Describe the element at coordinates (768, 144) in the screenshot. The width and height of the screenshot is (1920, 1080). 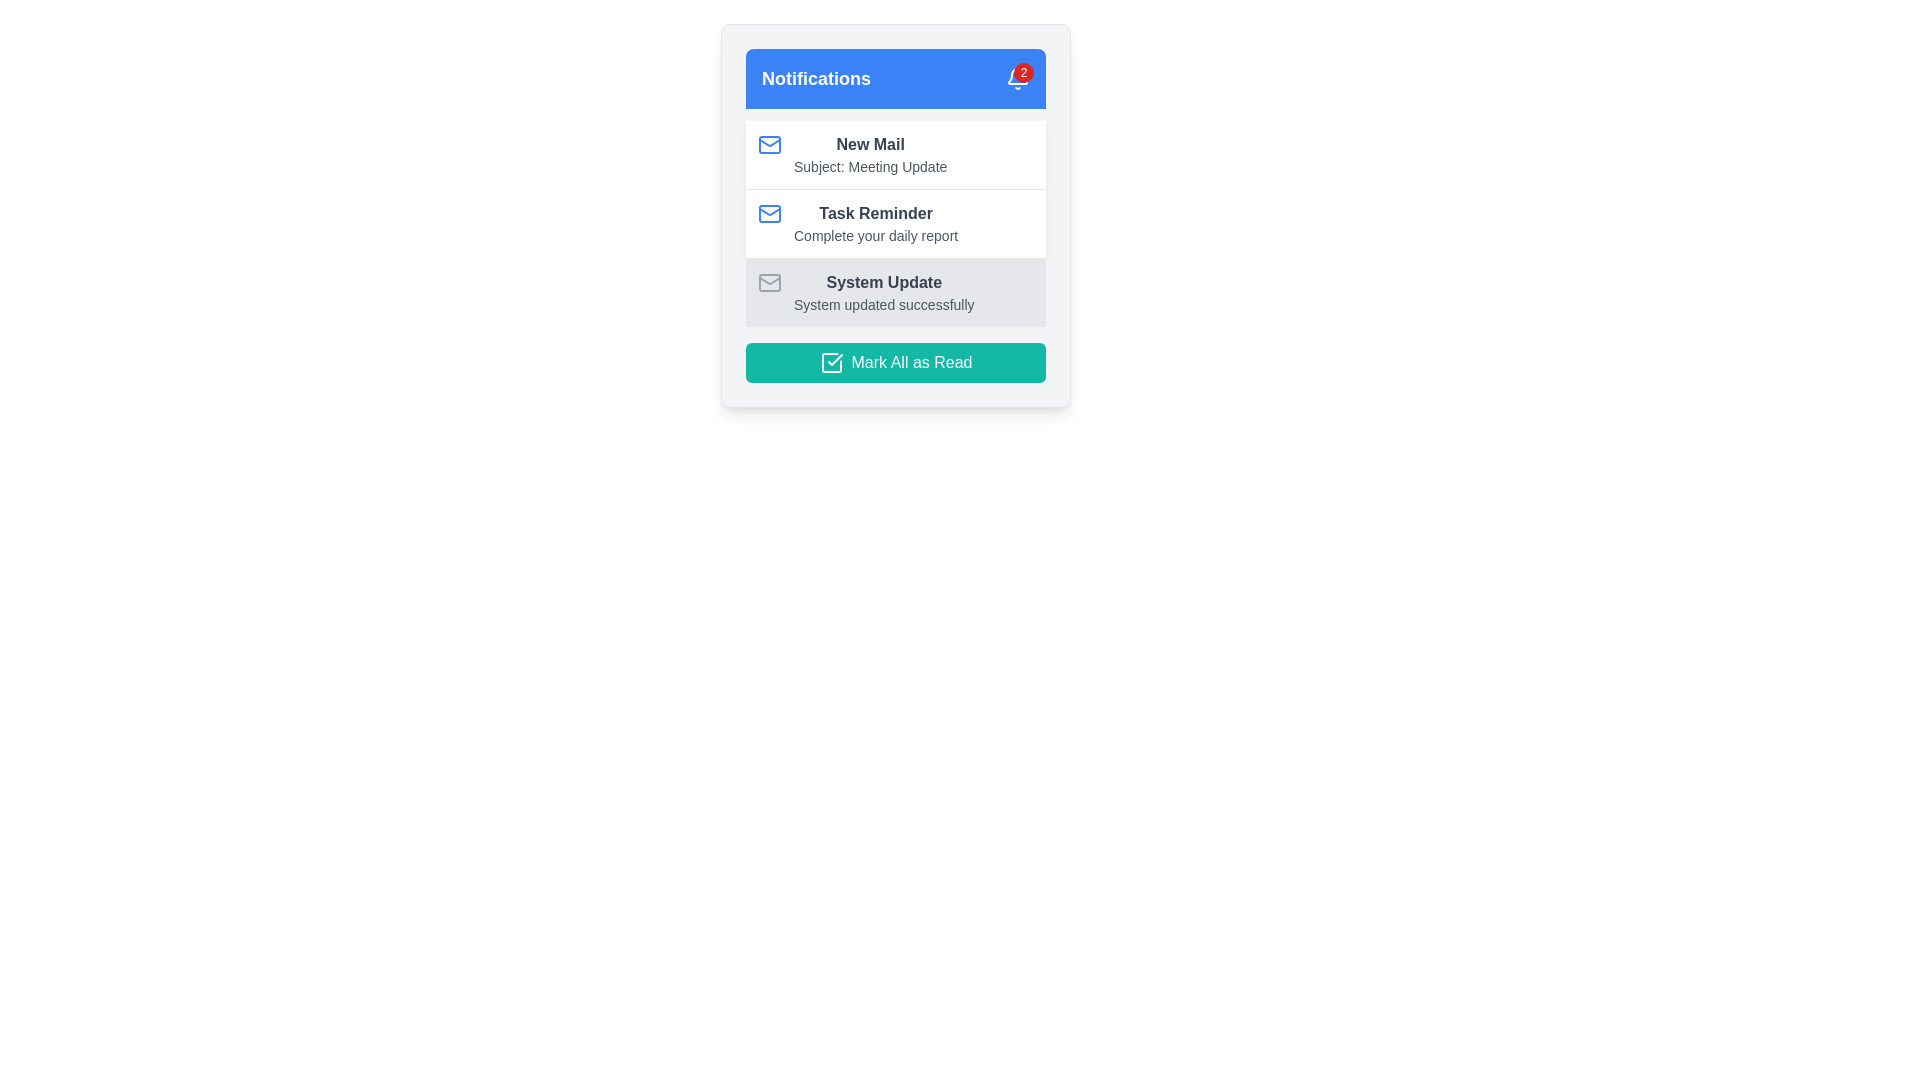
I see `the email notification icon located at the top-left corner of the first notification item labeled 'New Mail'` at that location.